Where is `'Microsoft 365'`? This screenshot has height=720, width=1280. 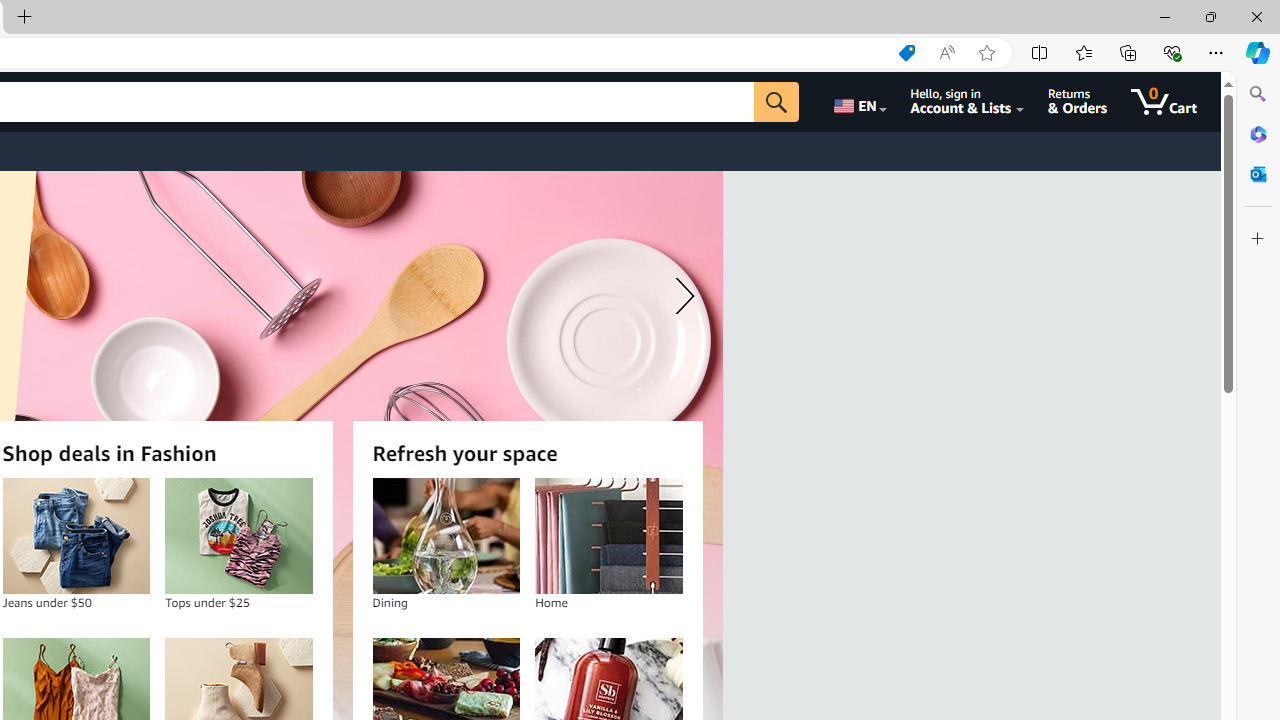 'Microsoft 365' is located at coordinates (1257, 133).